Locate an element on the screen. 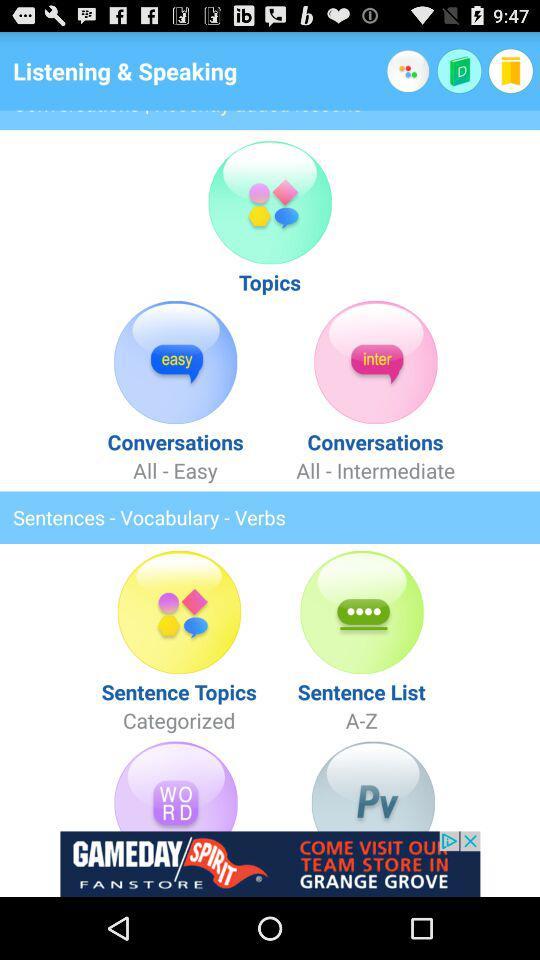 The image size is (540, 960). the bookmark icon is located at coordinates (510, 75).